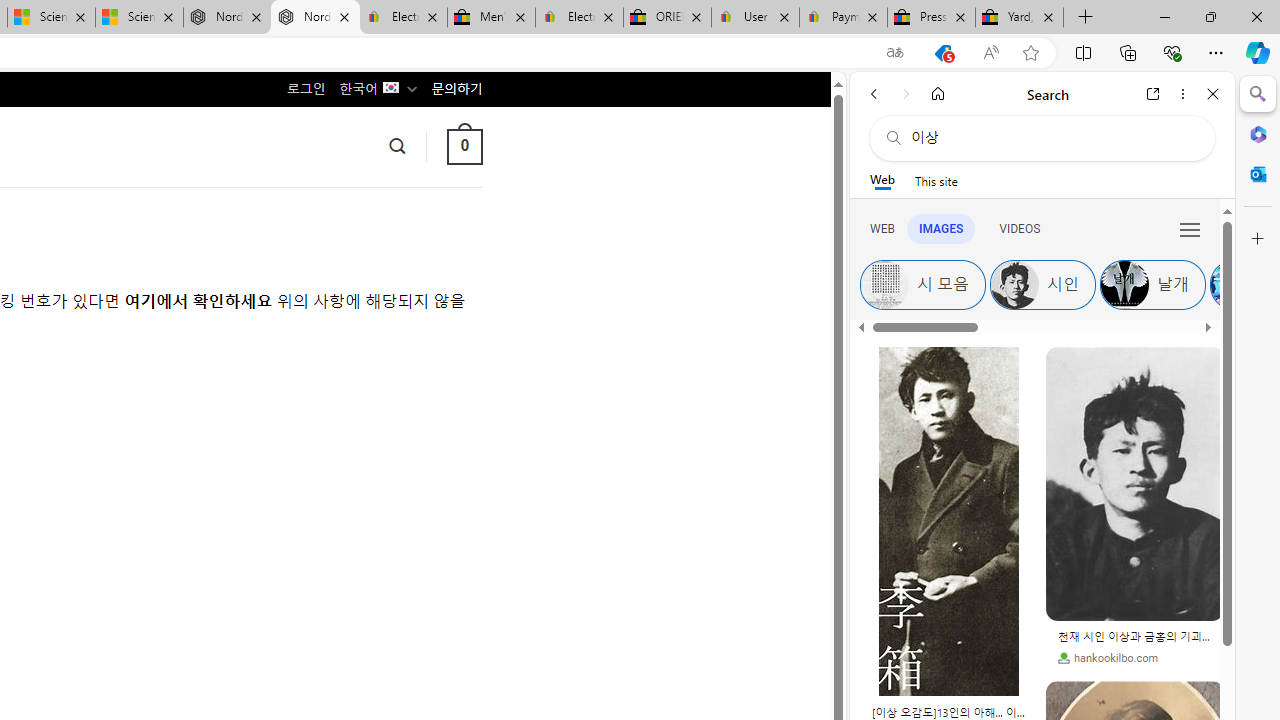 This screenshot has width=1280, height=720. I want to click on 'WEB', so click(881, 227).